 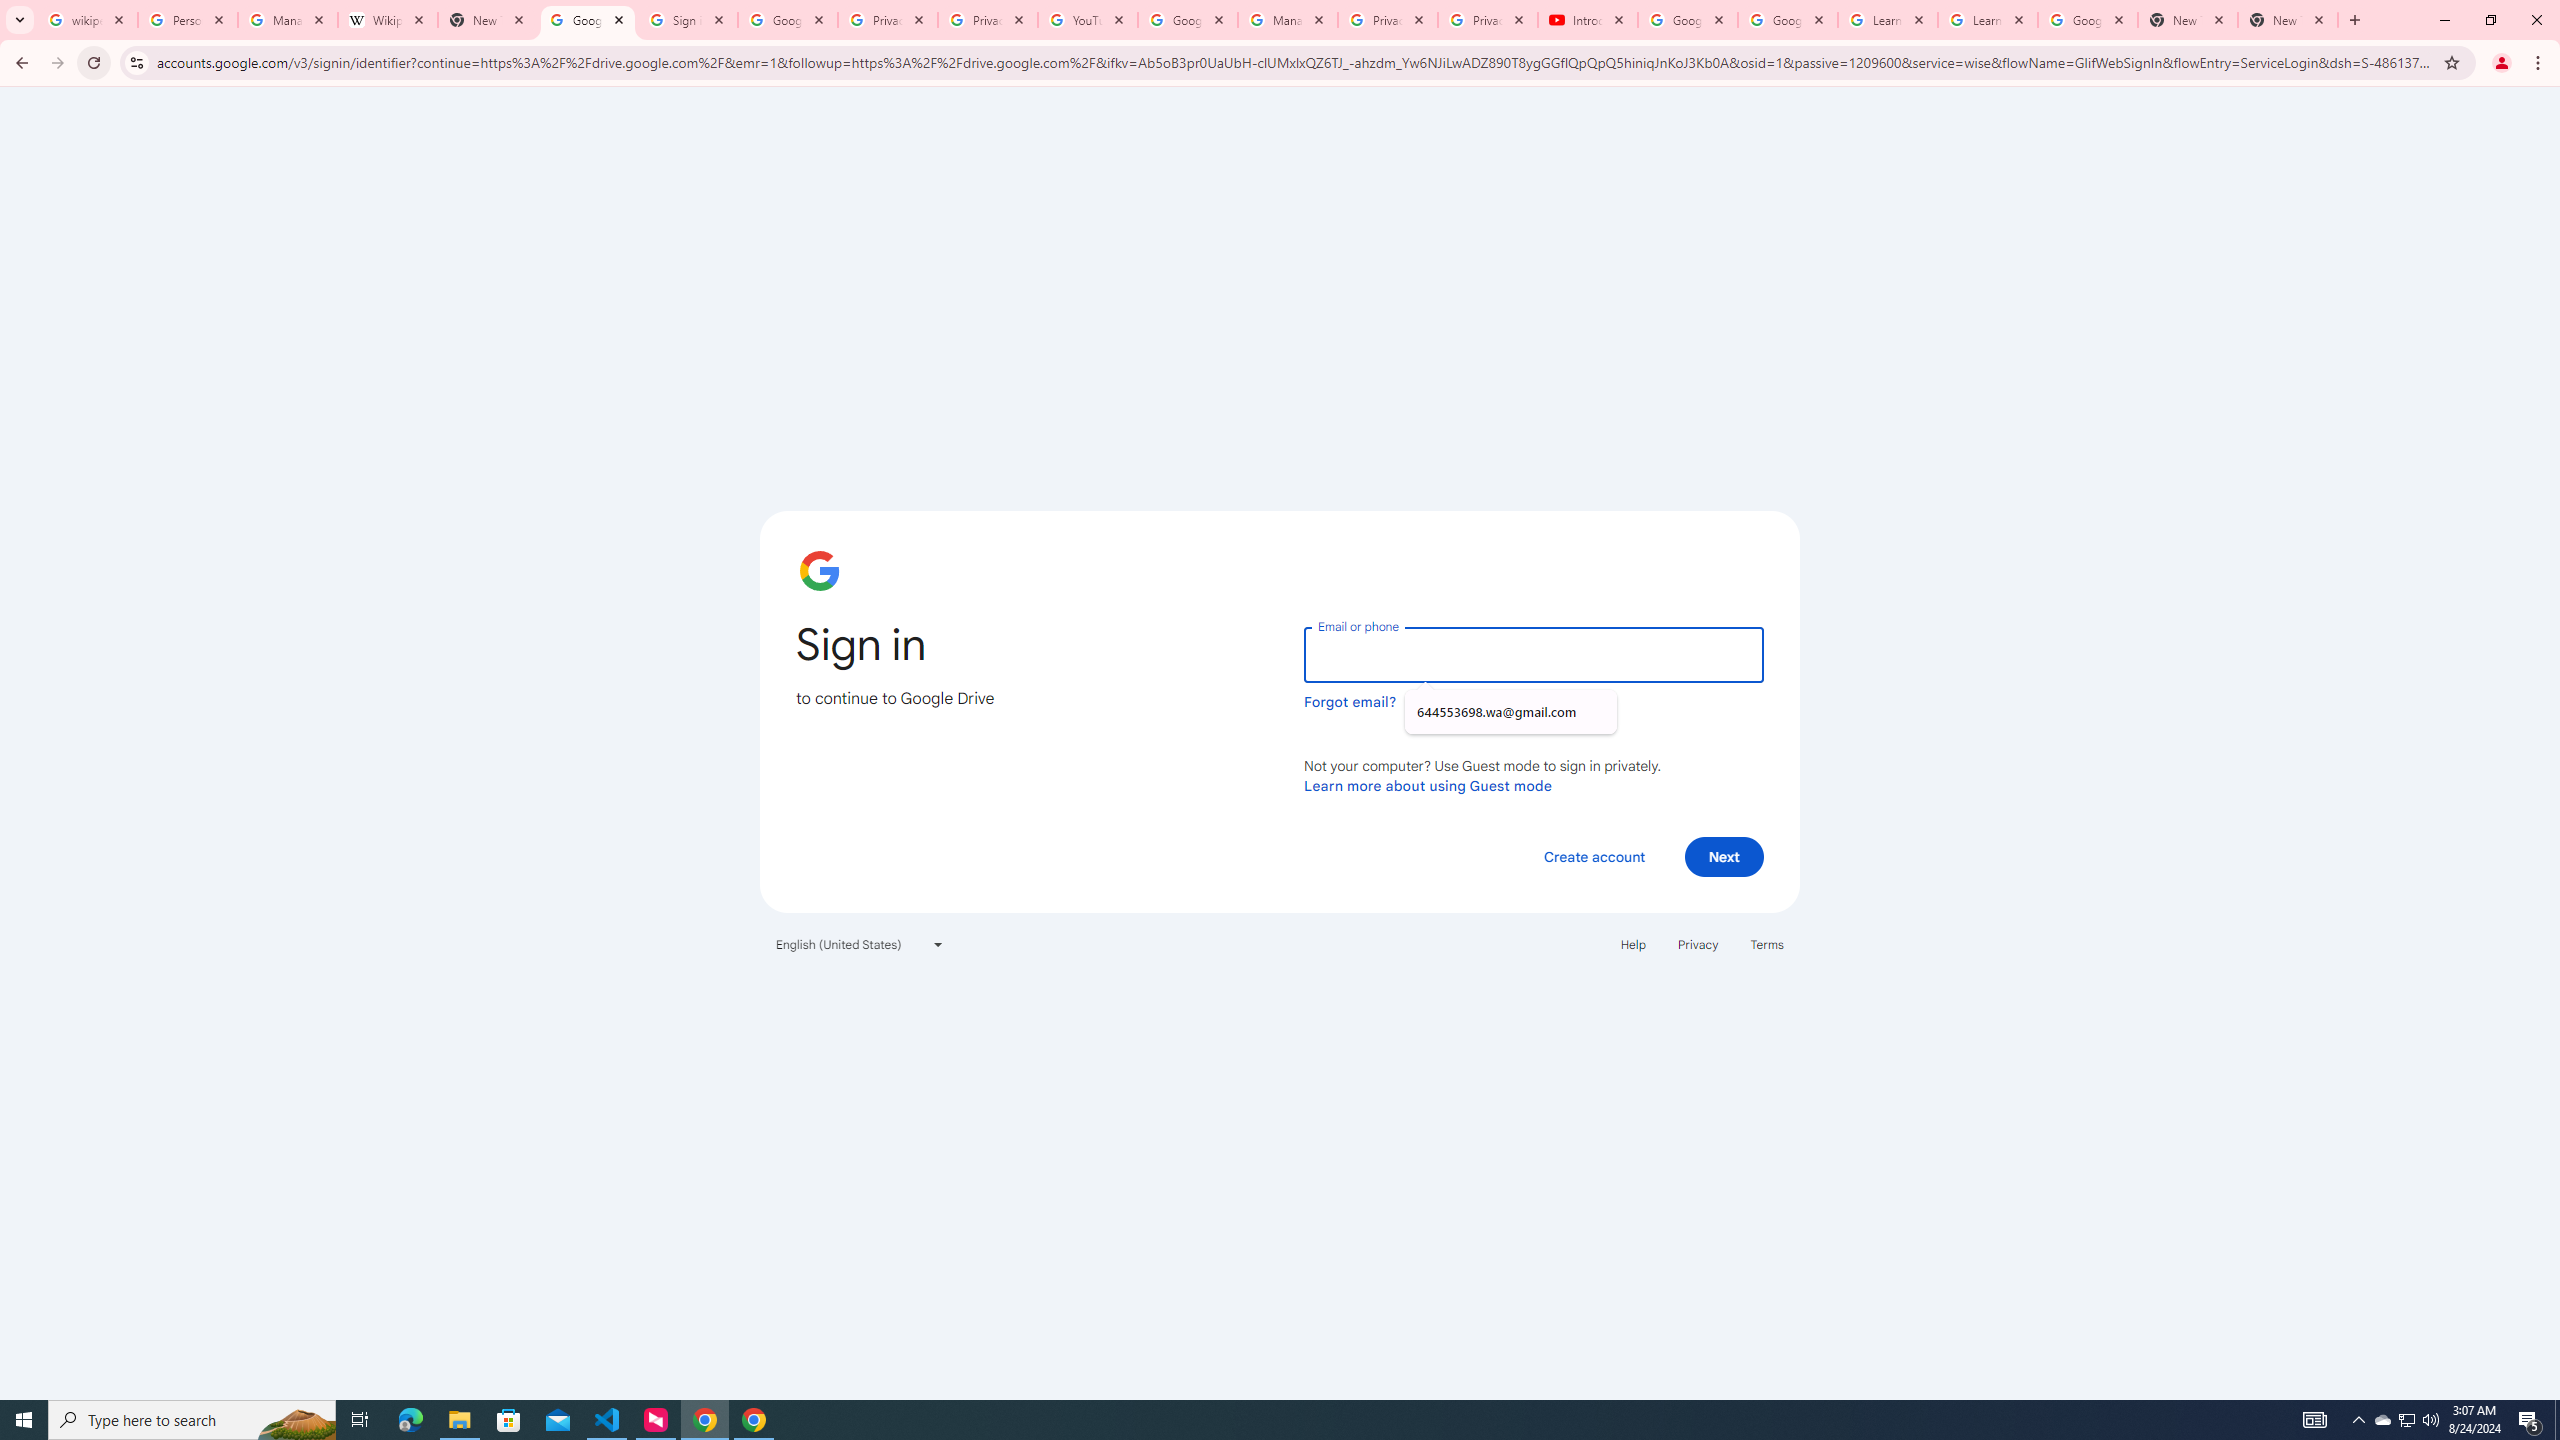 I want to click on 'Personalization & Google Search results - Google Search Help', so click(x=186, y=19).